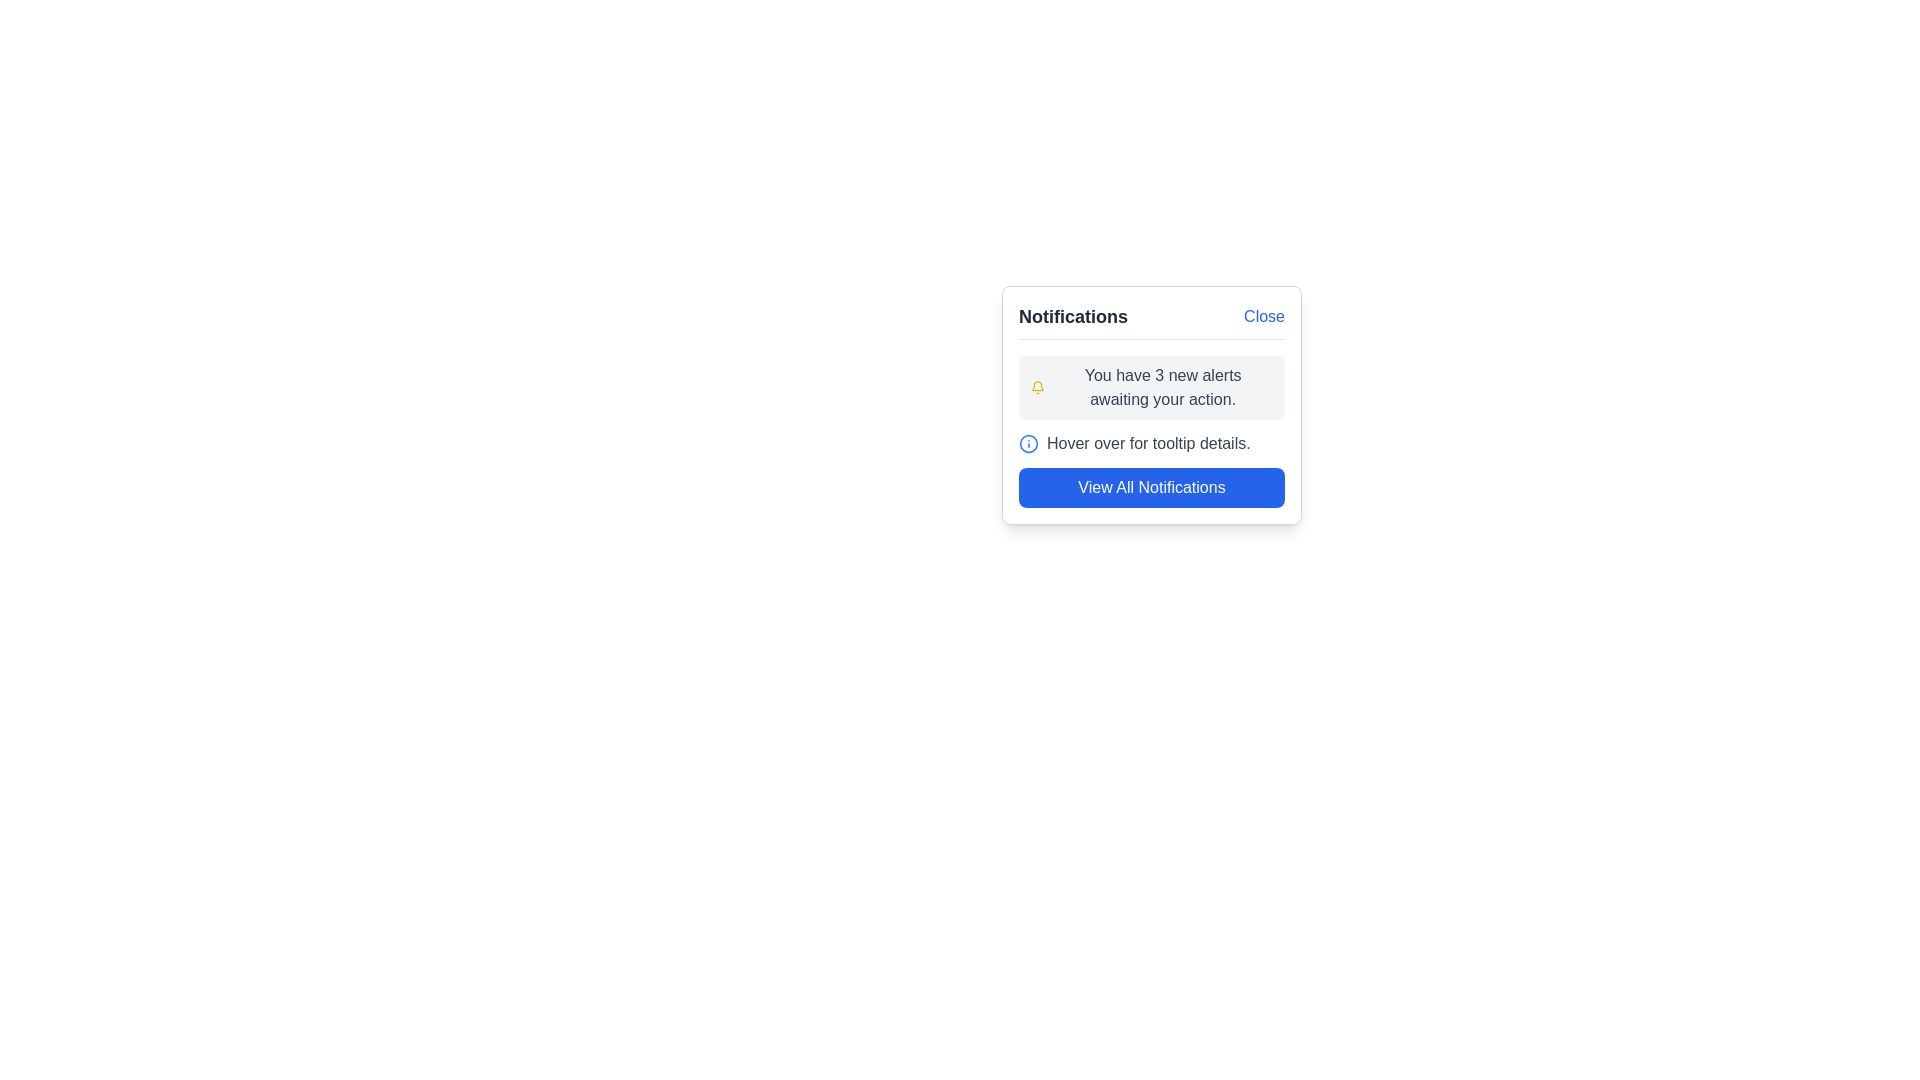 This screenshot has height=1080, width=1920. Describe the element at coordinates (1152, 442) in the screenshot. I see `the Text with Icon Tooltip Trigger to read the displayed information` at that location.